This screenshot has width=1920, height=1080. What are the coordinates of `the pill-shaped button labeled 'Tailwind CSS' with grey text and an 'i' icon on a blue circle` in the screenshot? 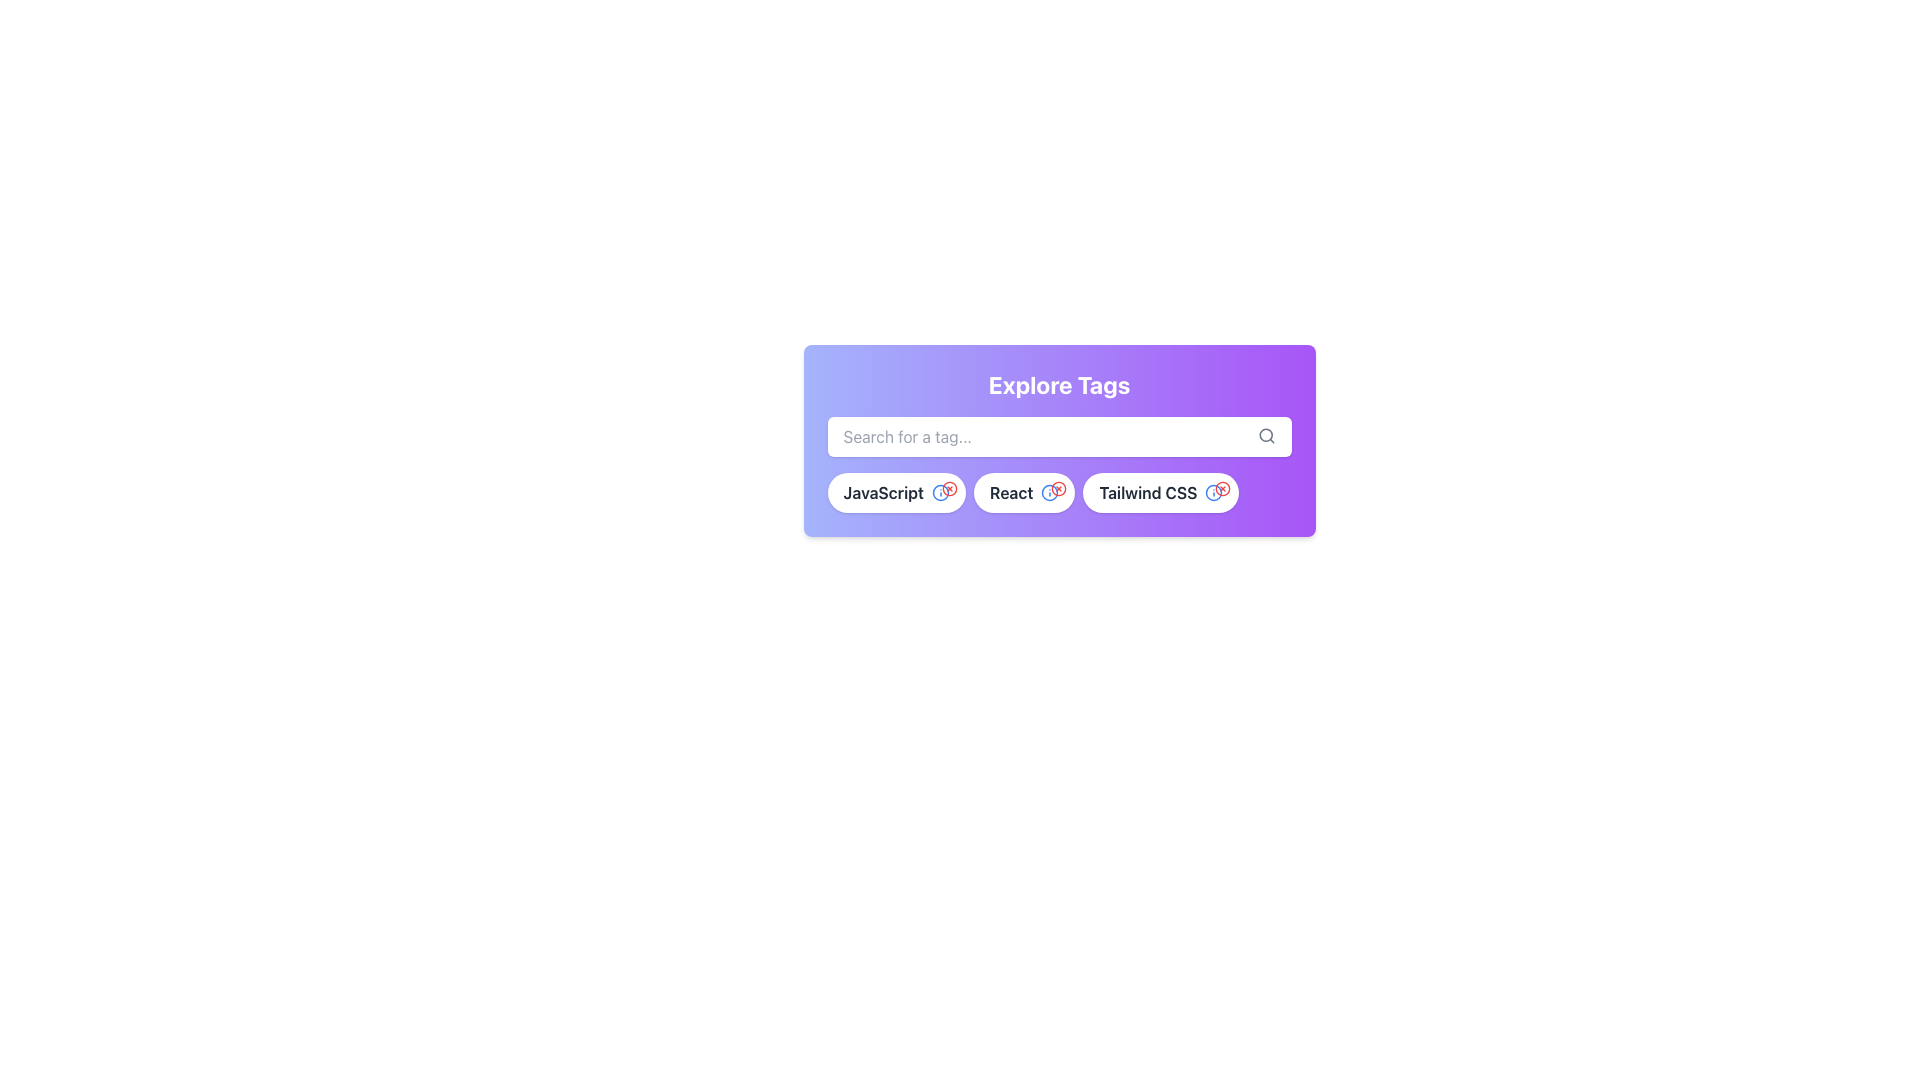 It's located at (1161, 493).